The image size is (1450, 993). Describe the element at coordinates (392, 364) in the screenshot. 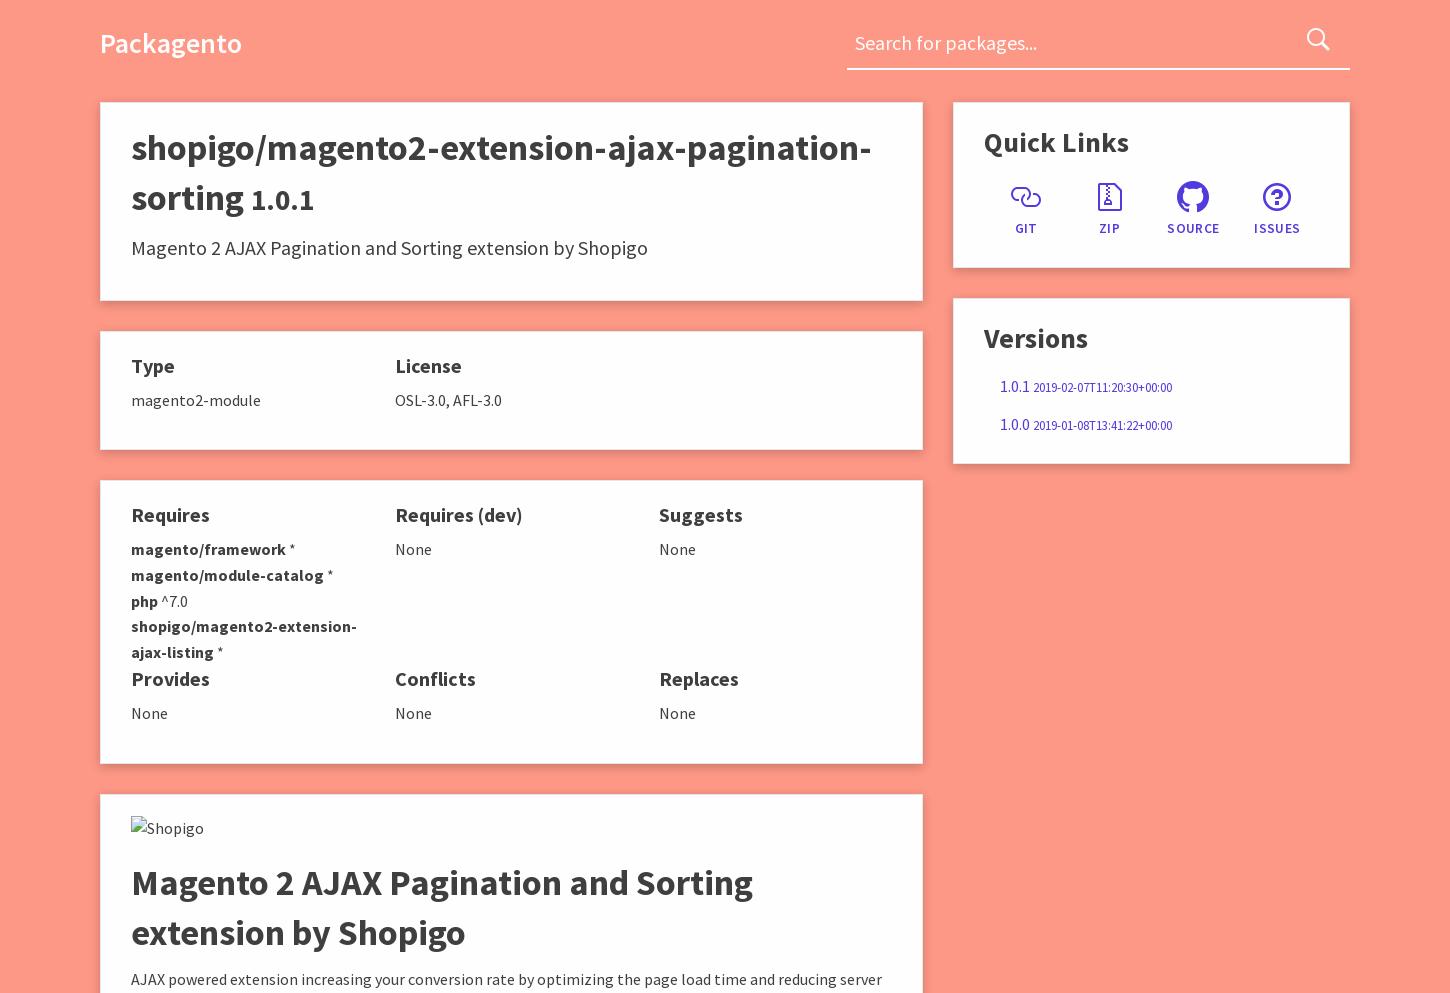

I see `'License'` at that location.